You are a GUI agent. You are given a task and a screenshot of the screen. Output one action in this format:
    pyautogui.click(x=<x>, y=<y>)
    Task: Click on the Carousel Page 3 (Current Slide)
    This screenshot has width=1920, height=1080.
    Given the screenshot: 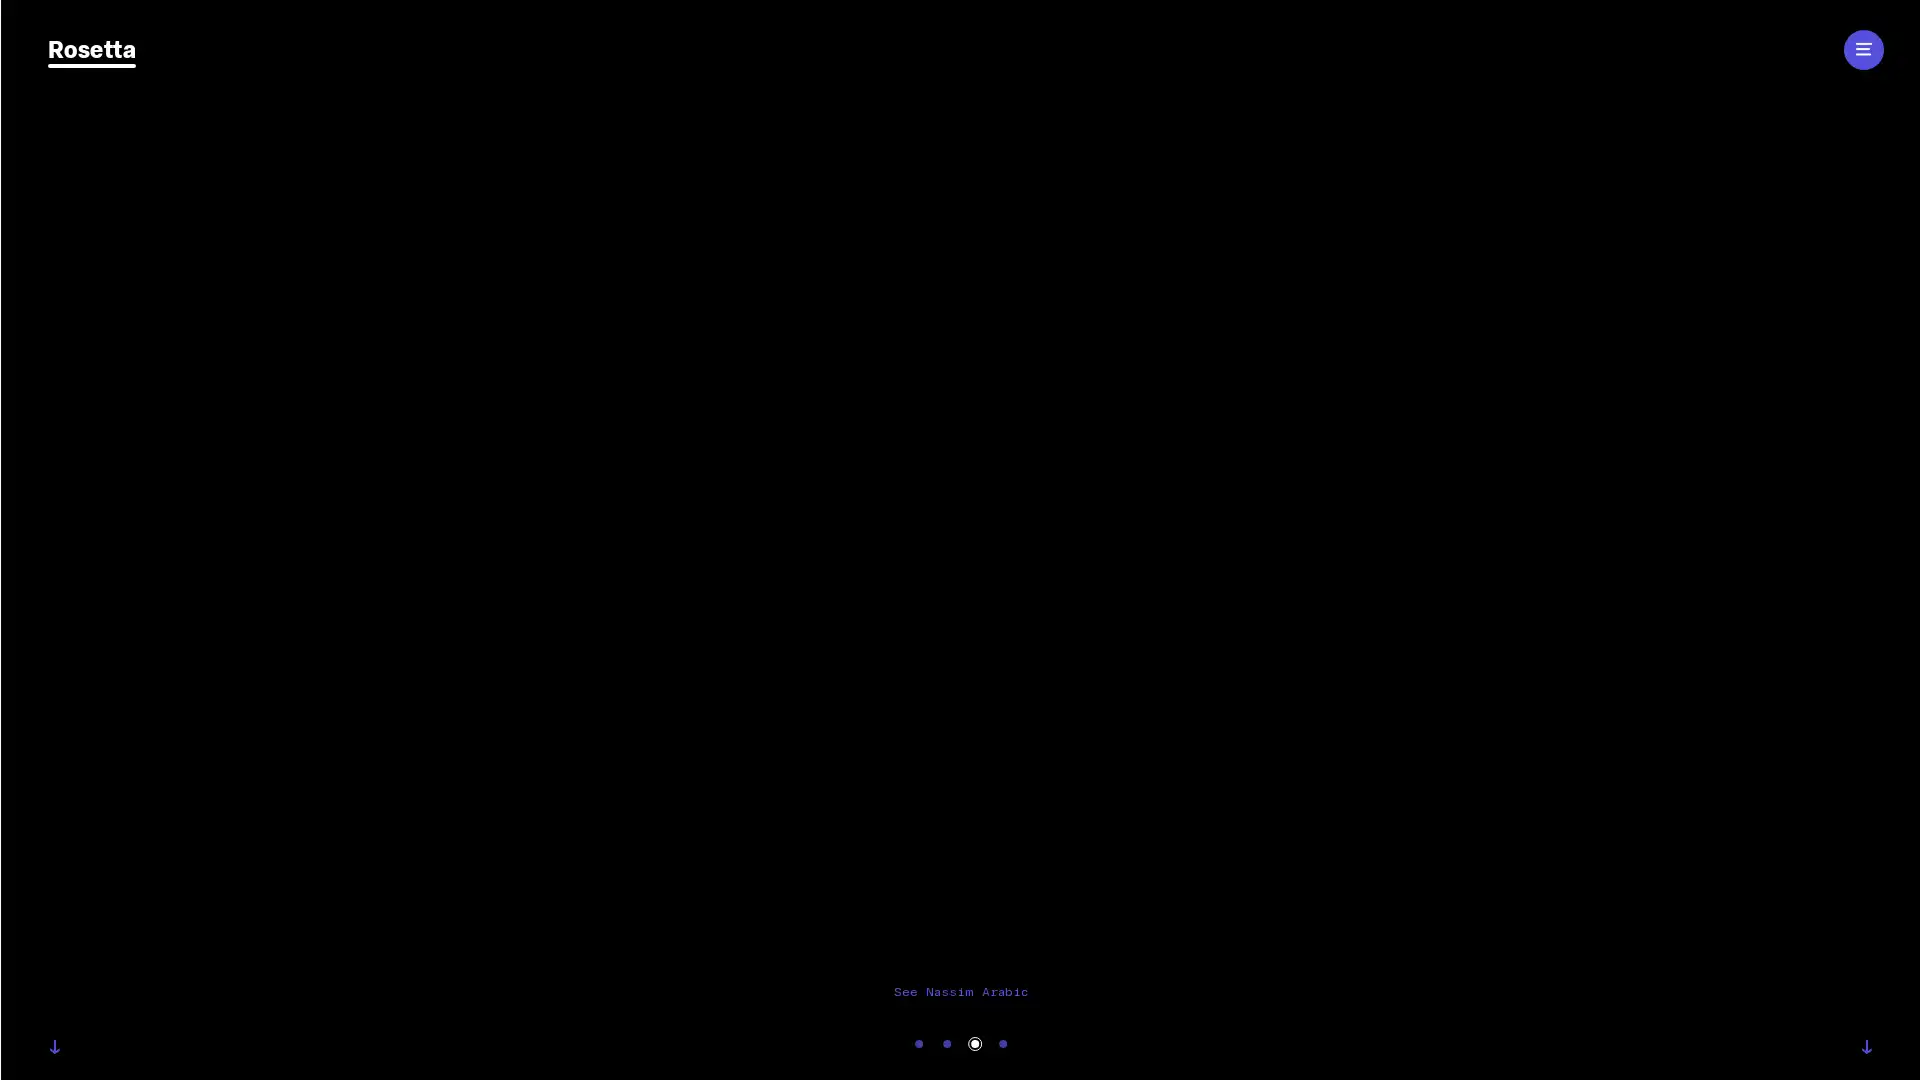 What is the action you would take?
    pyautogui.click(x=974, y=1043)
    